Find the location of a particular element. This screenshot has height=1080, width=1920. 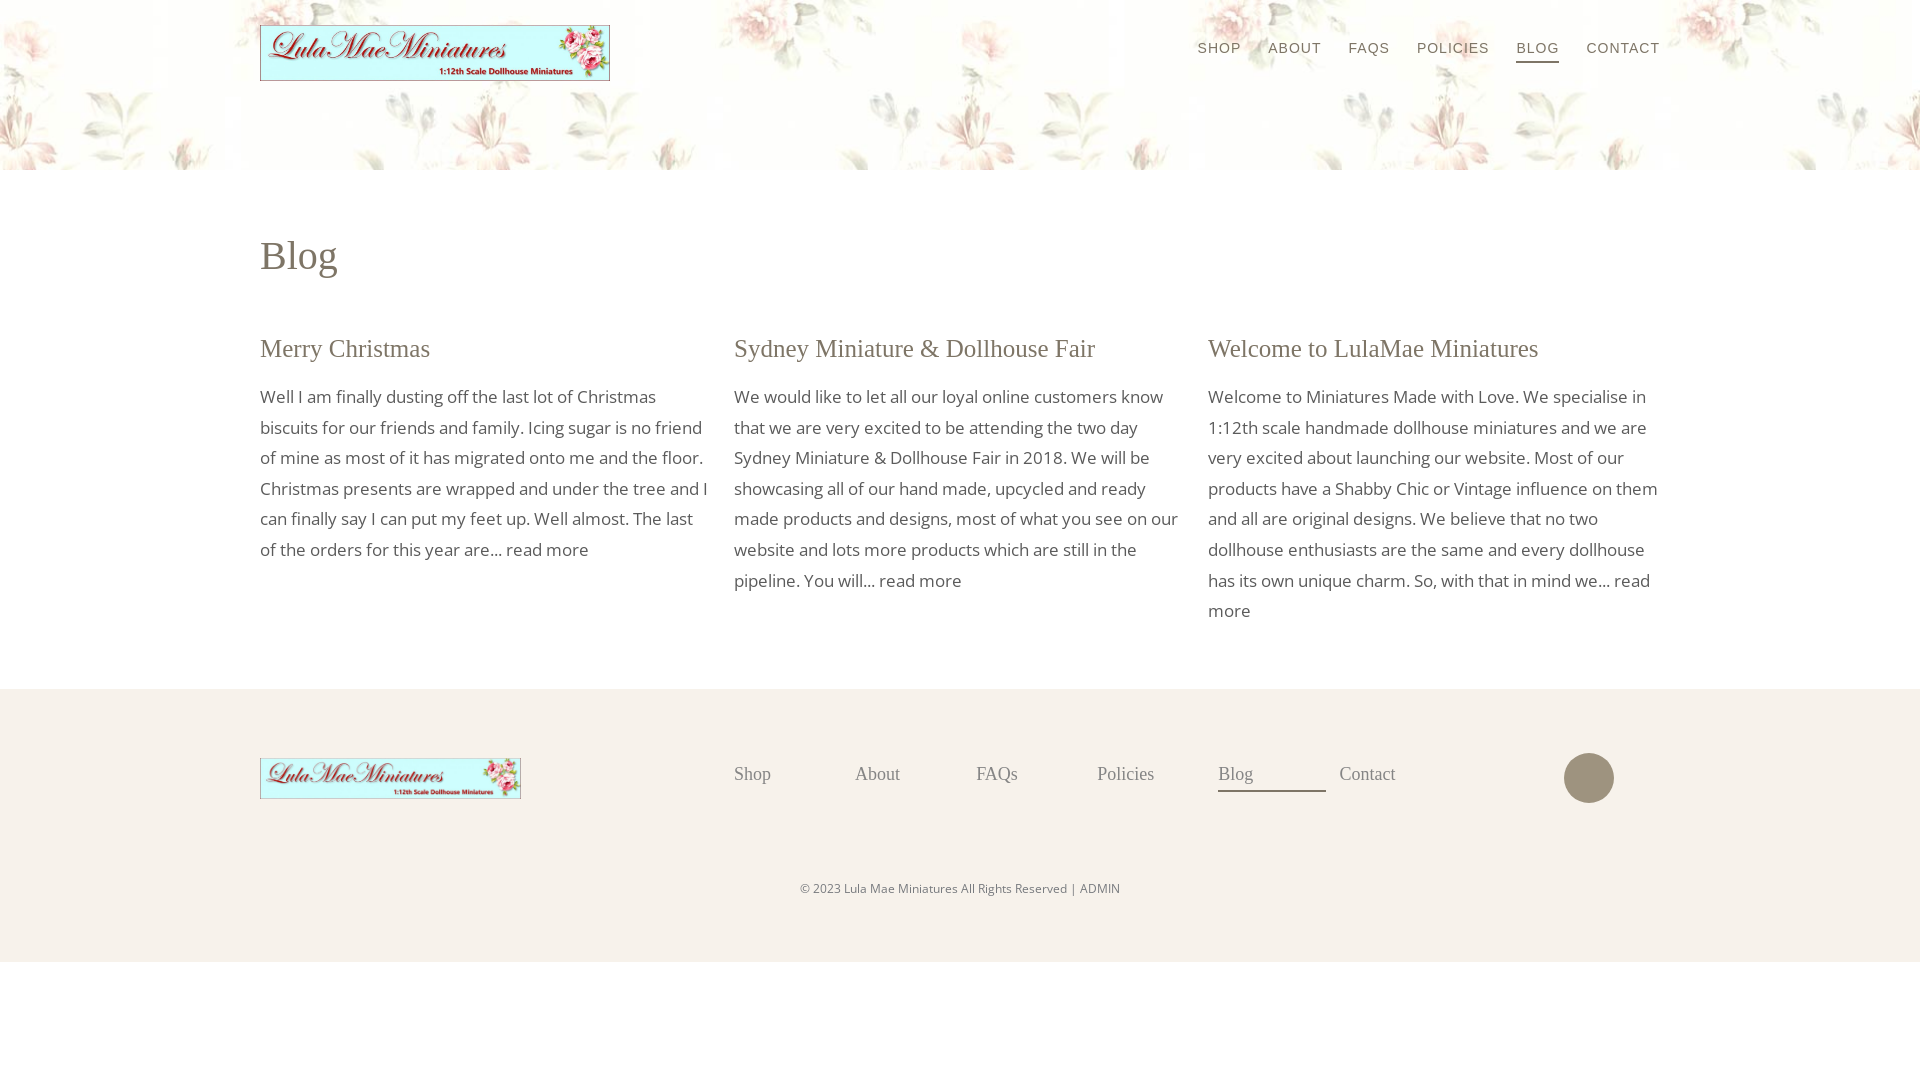

'ADMIN' is located at coordinates (1079, 887).